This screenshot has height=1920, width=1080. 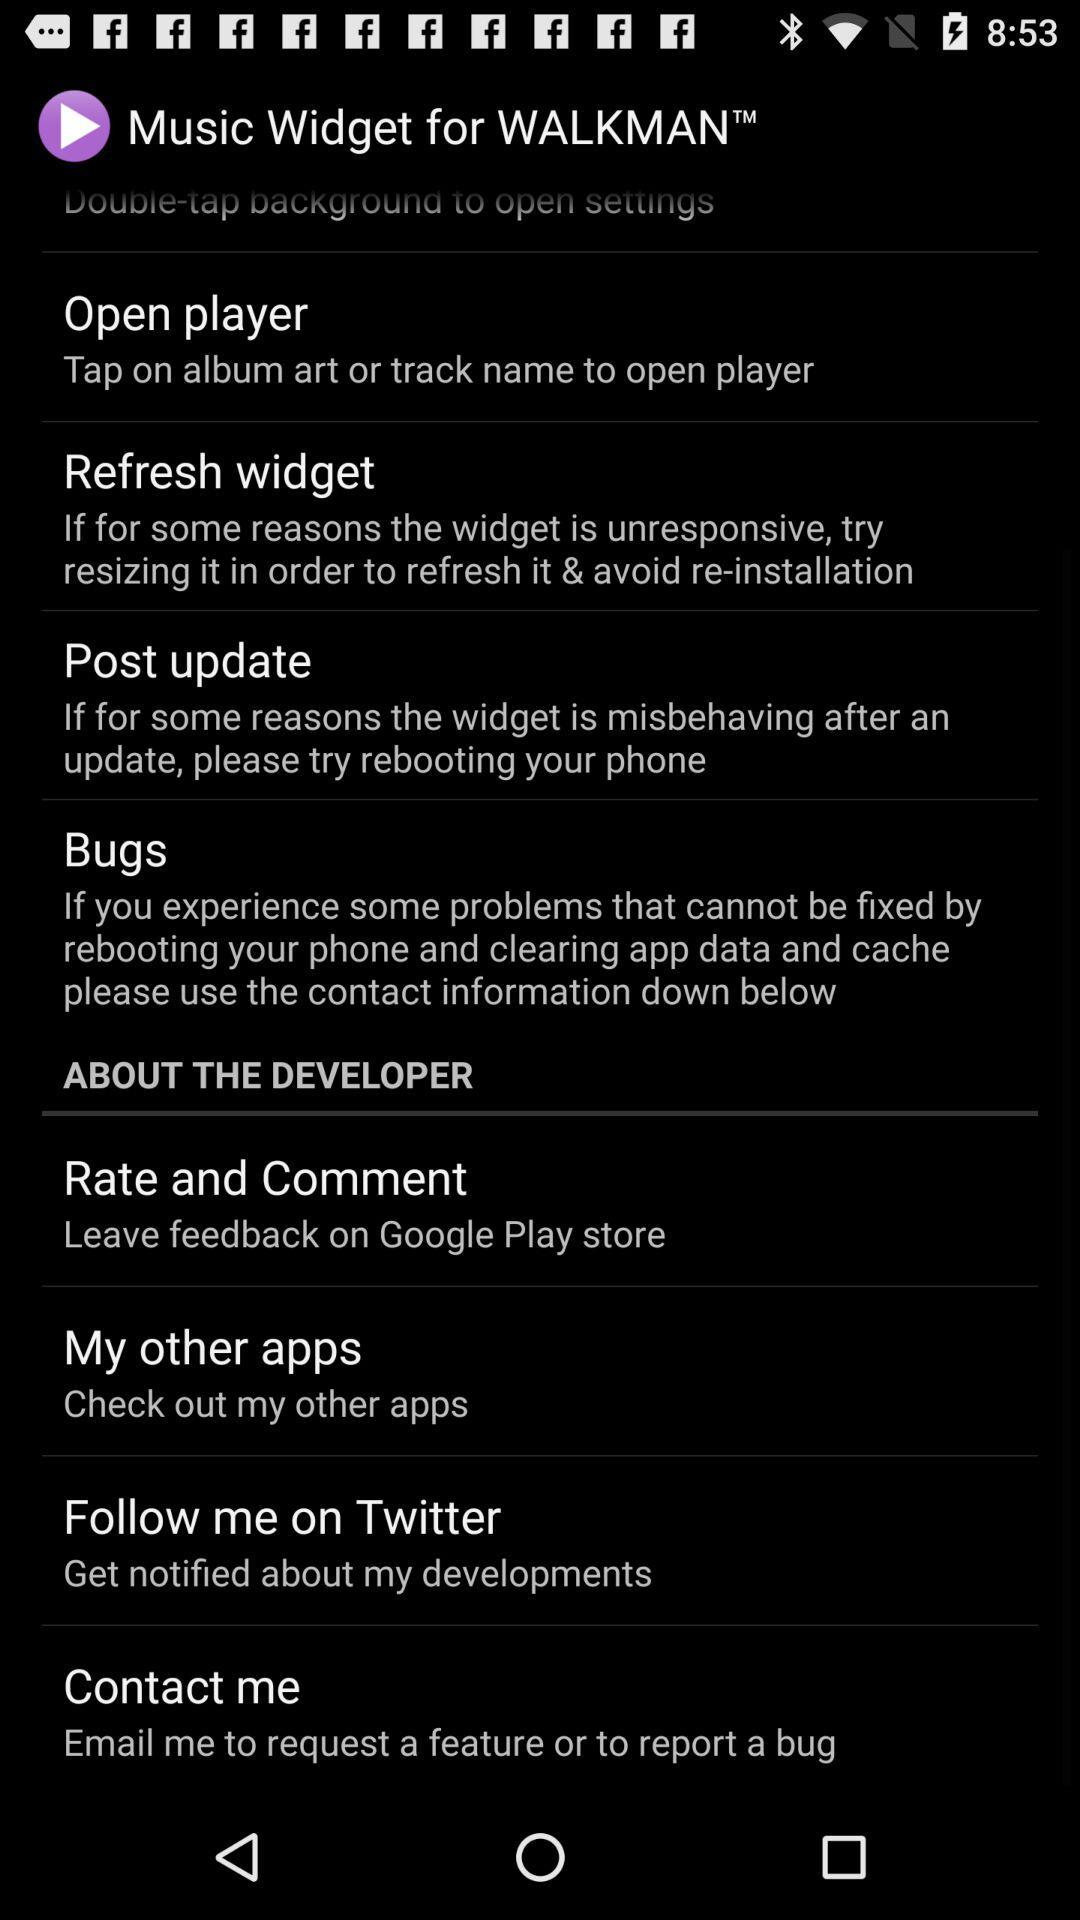 What do you see at coordinates (281, 1515) in the screenshot?
I see `follow me on icon` at bounding box center [281, 1515].